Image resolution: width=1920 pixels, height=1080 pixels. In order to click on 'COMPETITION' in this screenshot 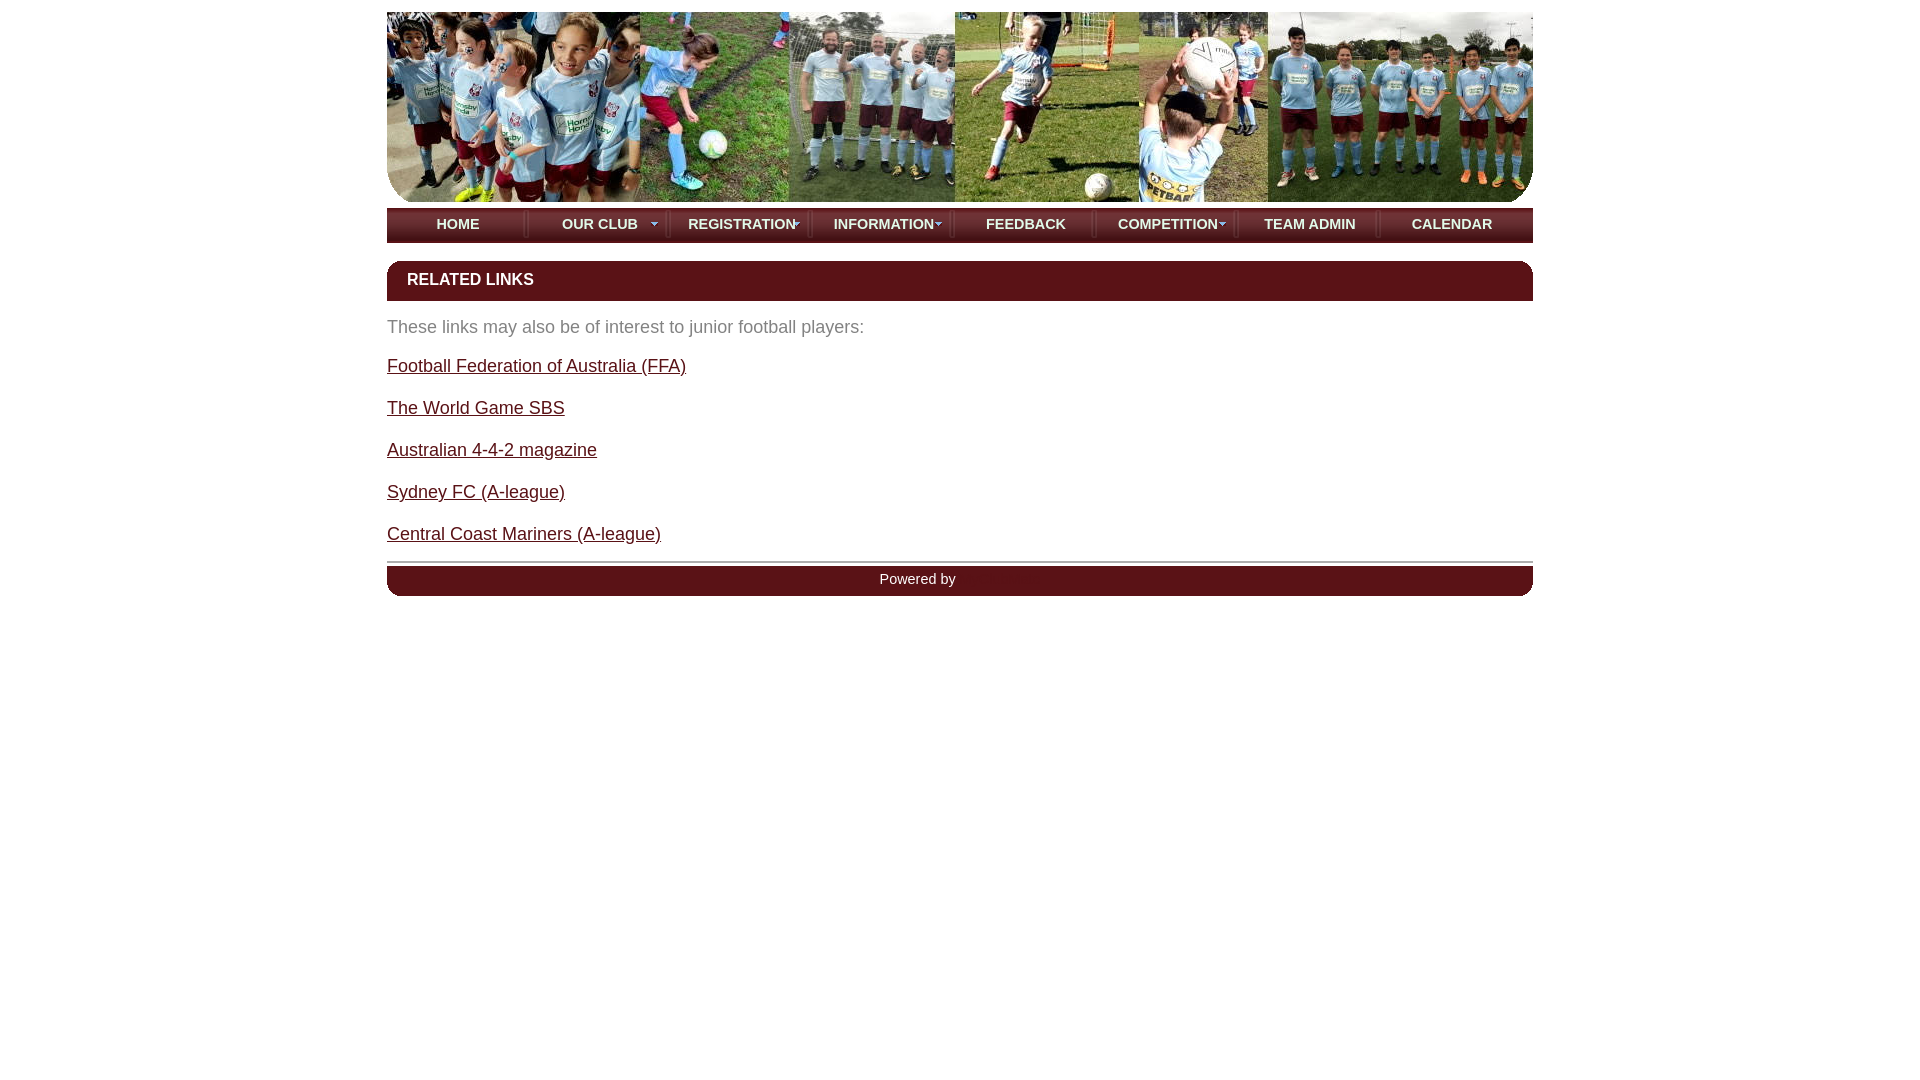, I will do `click(1096, 223)`.